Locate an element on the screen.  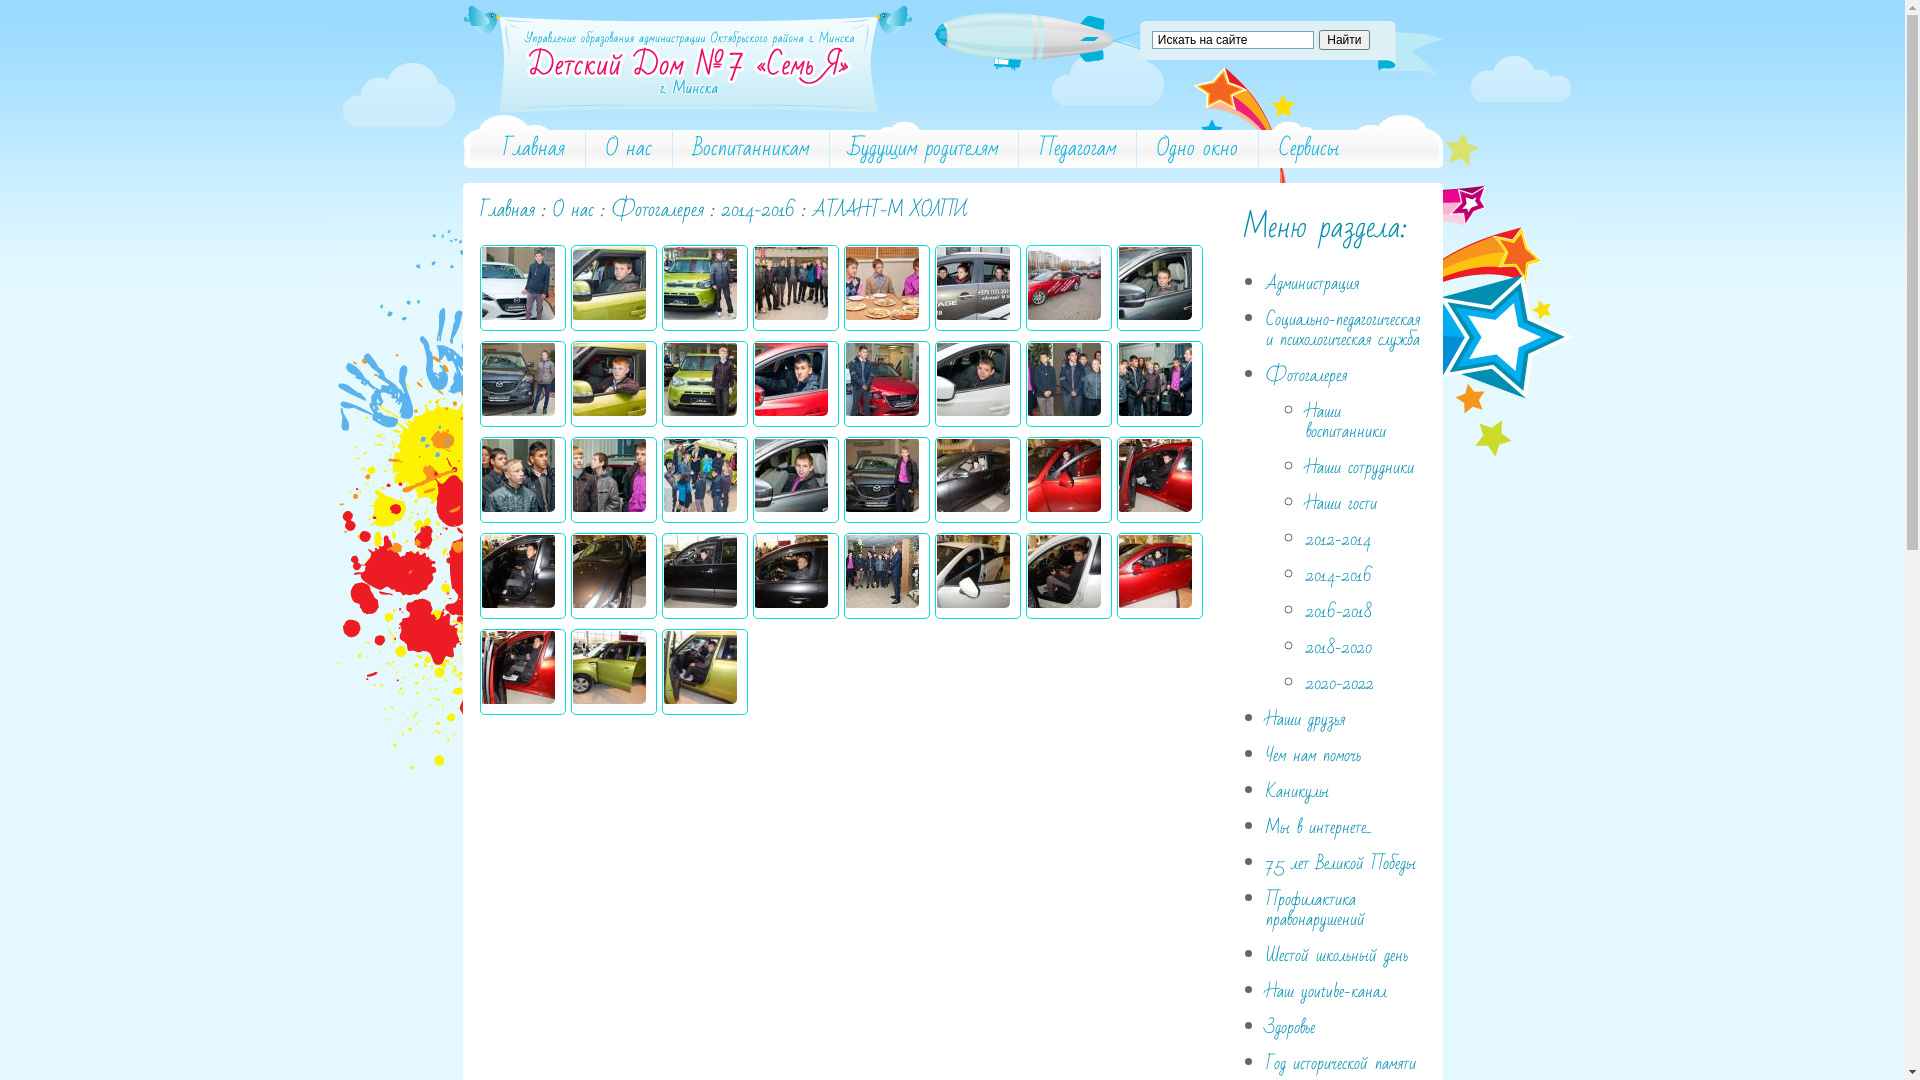
'2014-2016' is located at coordinates (720, 209).